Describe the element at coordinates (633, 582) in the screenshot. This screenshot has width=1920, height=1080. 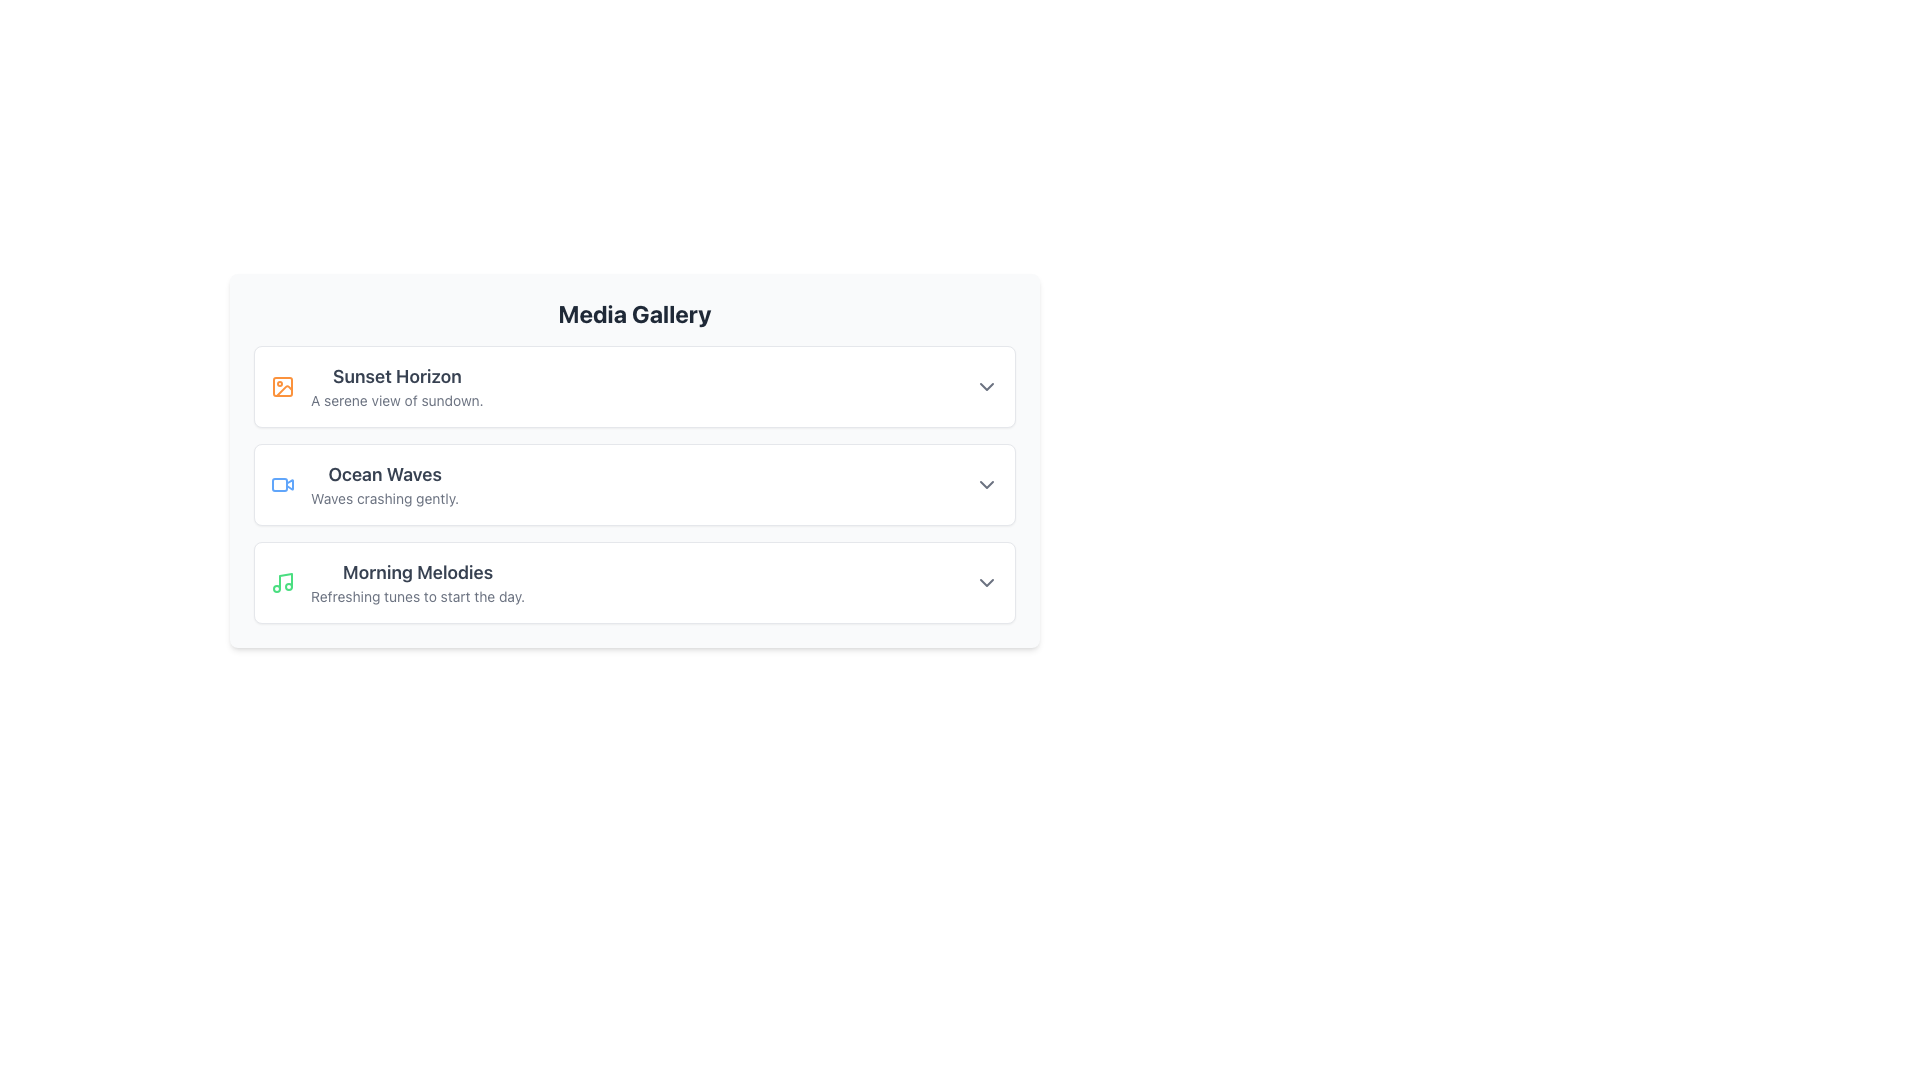
I see `the 'Morning Melodies' card in the Media Gallery section` at that location.